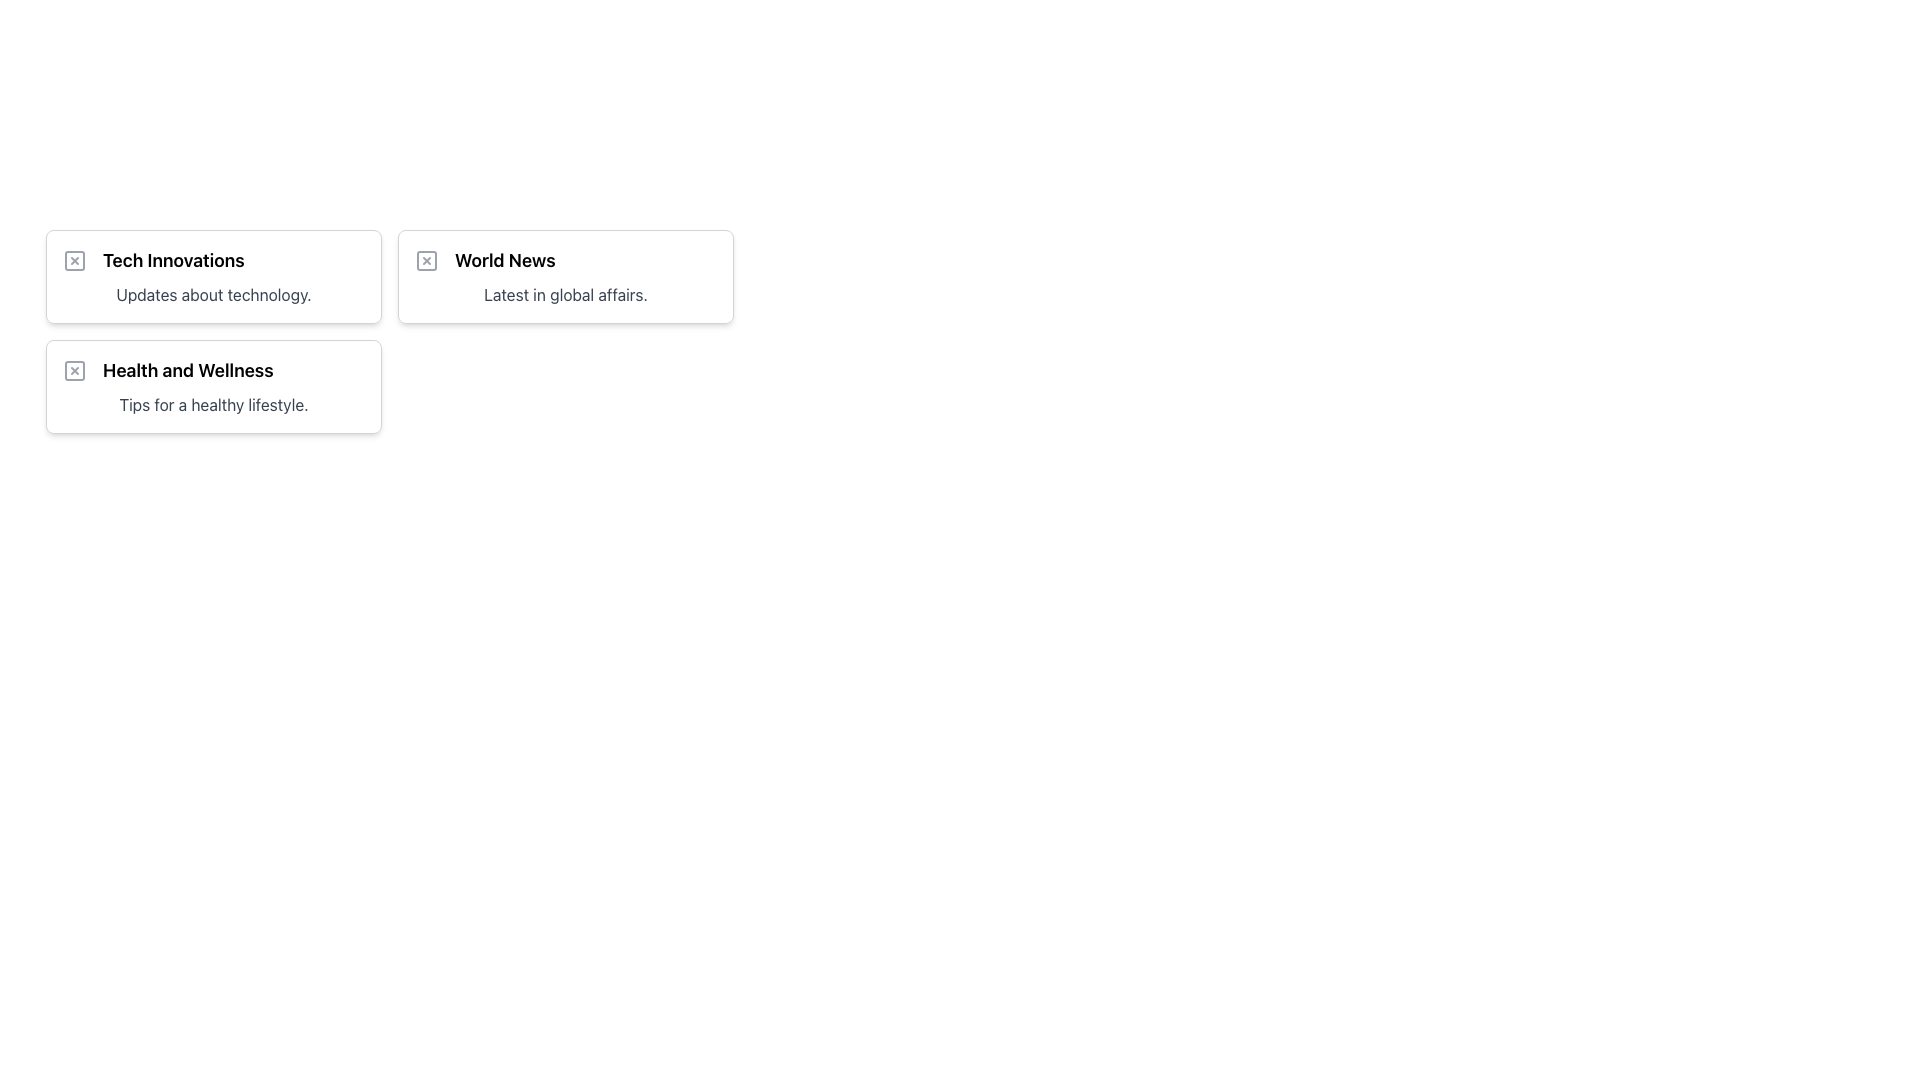  Describe the element at coordinates (75, 370) in the screenshot. I see `the gray button with a cross (X) symbol located to the left of the 'Health and Wellness' heading` at that location.